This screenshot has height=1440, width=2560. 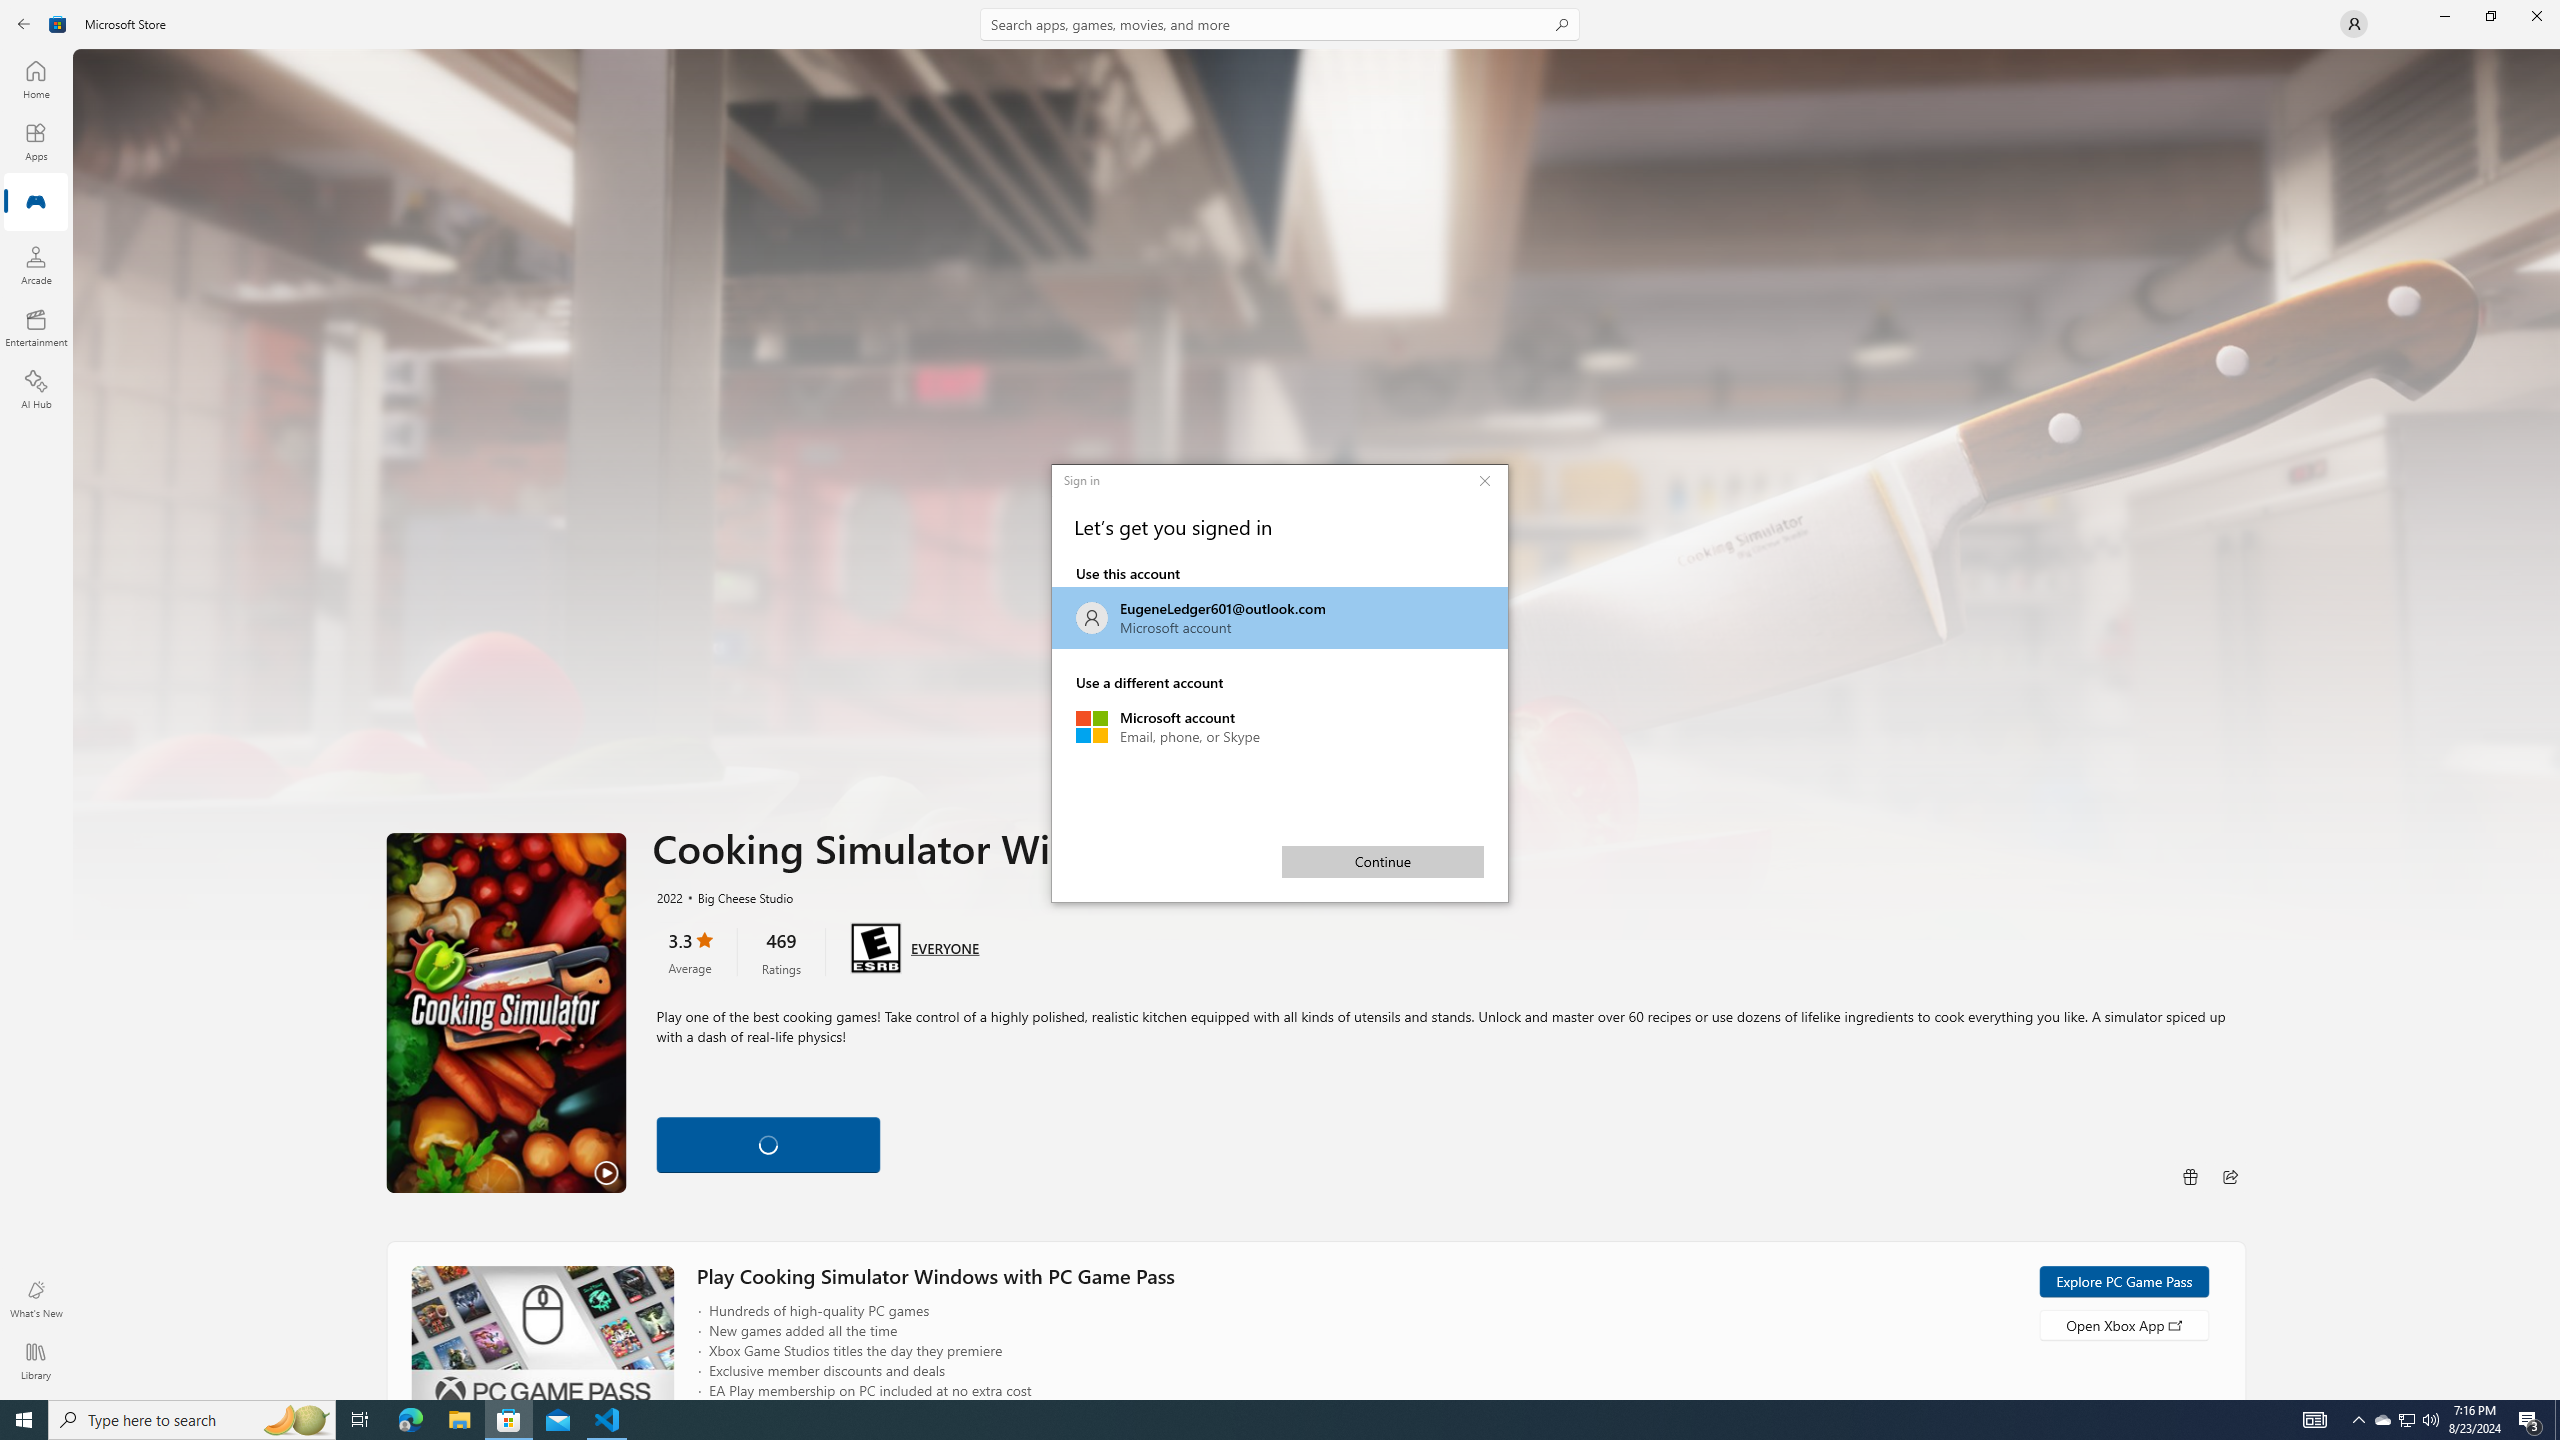 I want to click on 'Vertical Small Increase', so click(x=2552, y=1393).